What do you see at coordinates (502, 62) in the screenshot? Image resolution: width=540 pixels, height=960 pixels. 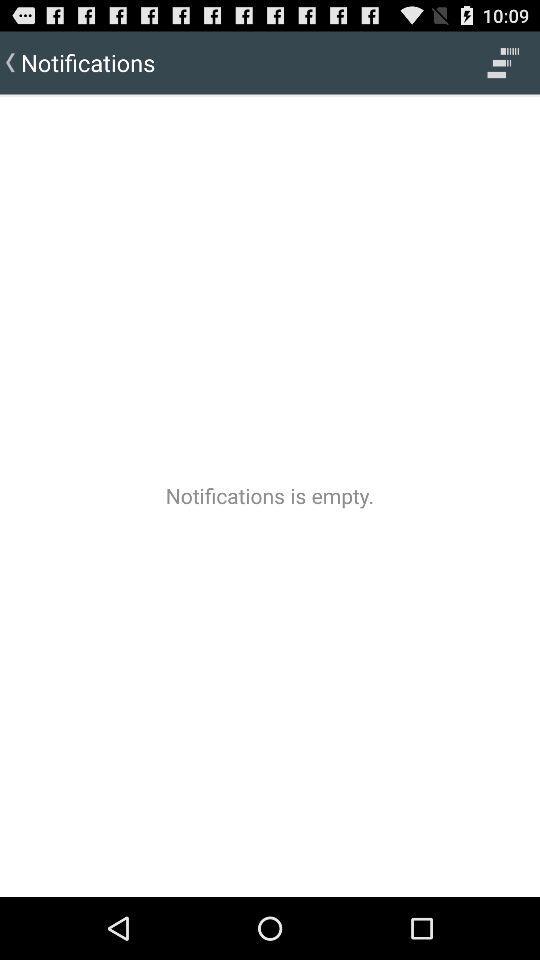 I see `the icon at the top right corner` at bounding box center [502, 62].